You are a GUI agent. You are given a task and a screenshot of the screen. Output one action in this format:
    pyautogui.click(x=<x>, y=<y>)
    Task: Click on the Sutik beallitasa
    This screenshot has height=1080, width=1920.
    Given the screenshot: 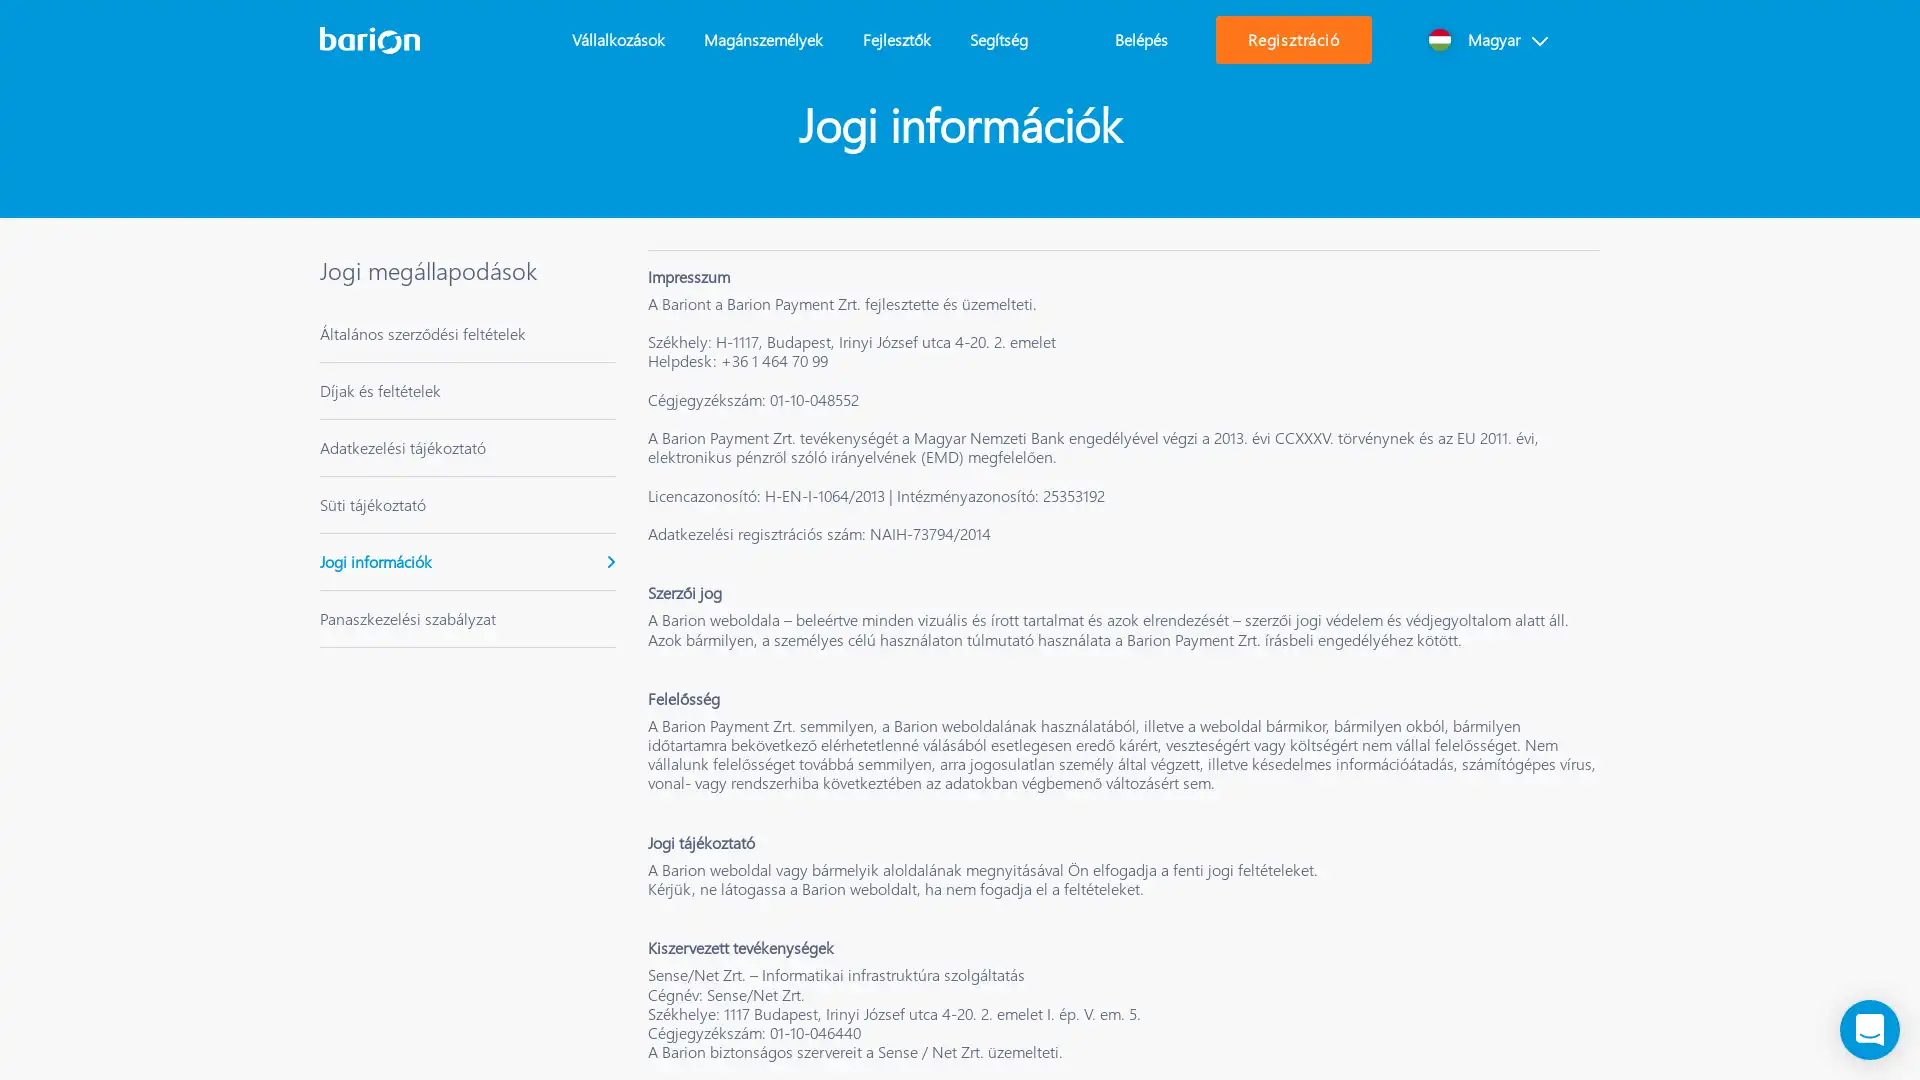 What is the action you would take?
    pyautogui.click(x=1316, y=990)
    